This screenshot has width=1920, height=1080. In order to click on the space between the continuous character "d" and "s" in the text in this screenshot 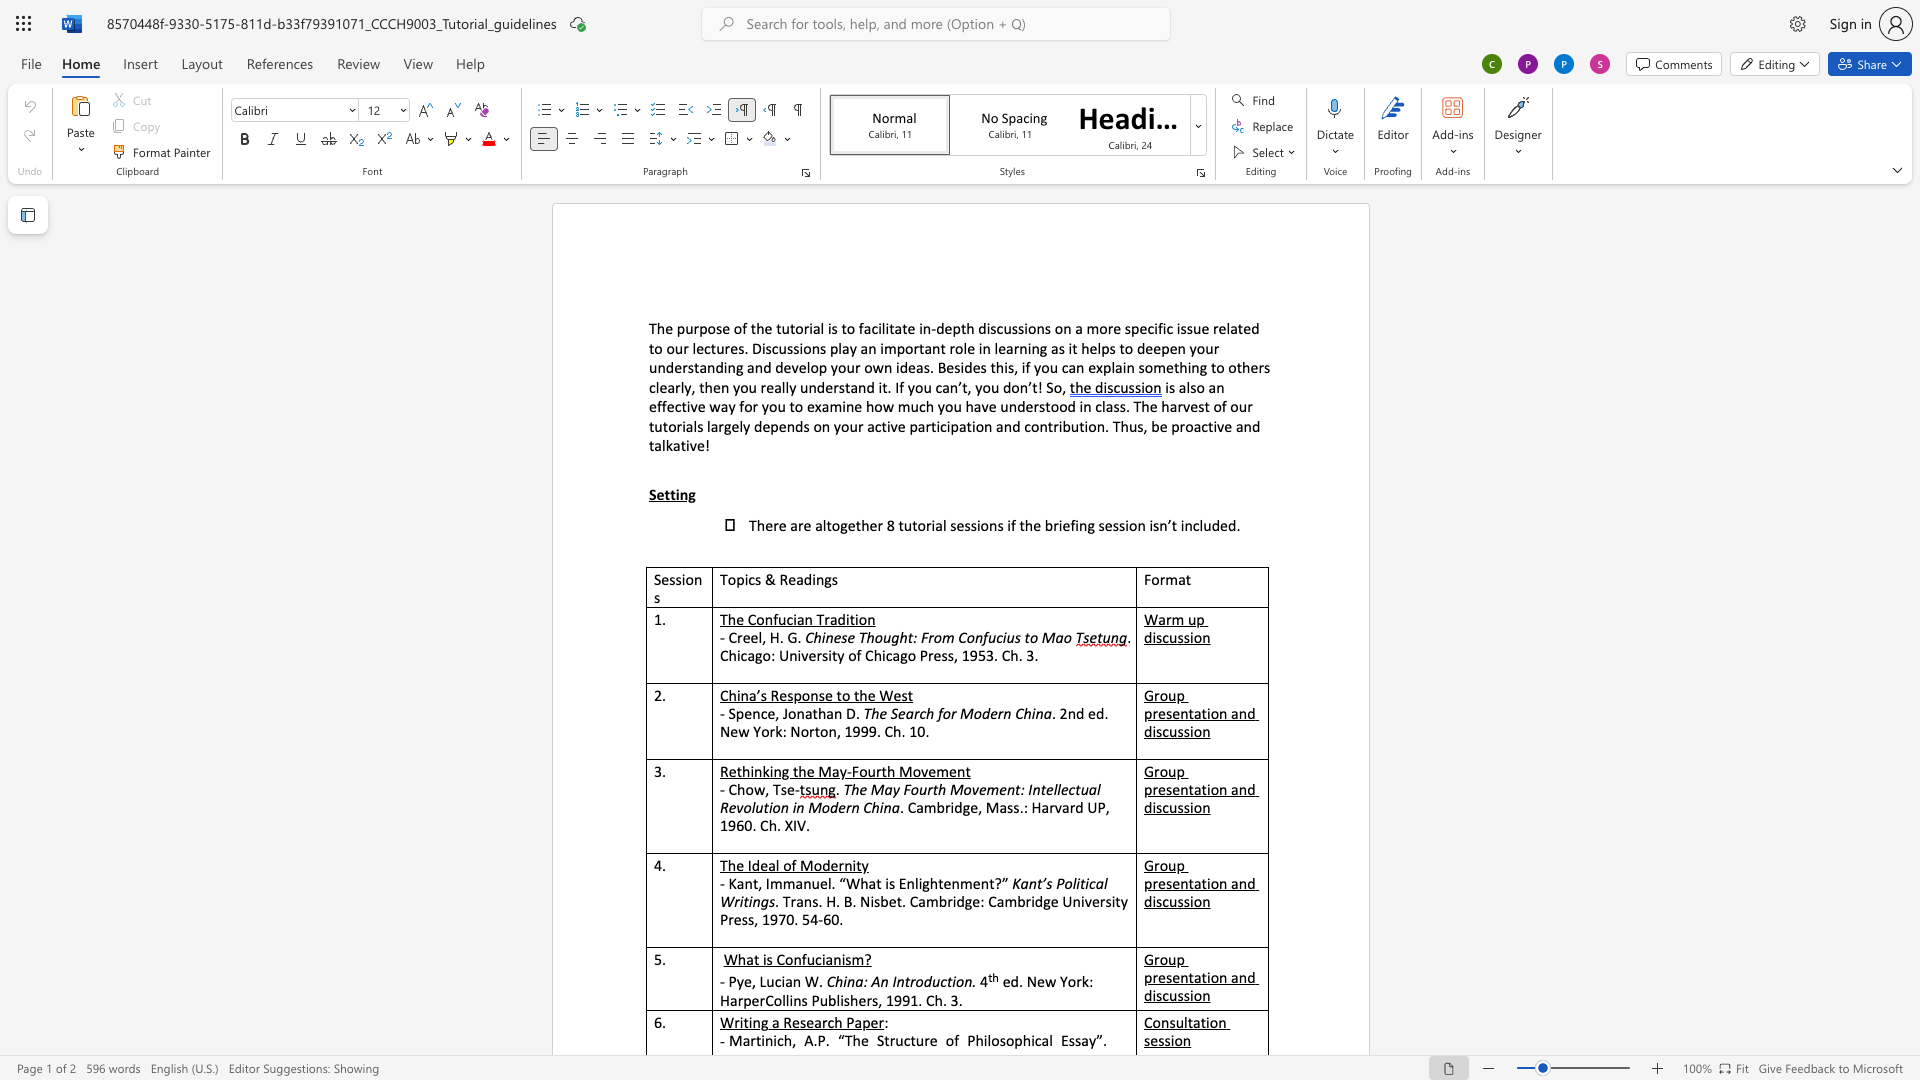, I will do `click(802, 425)`.